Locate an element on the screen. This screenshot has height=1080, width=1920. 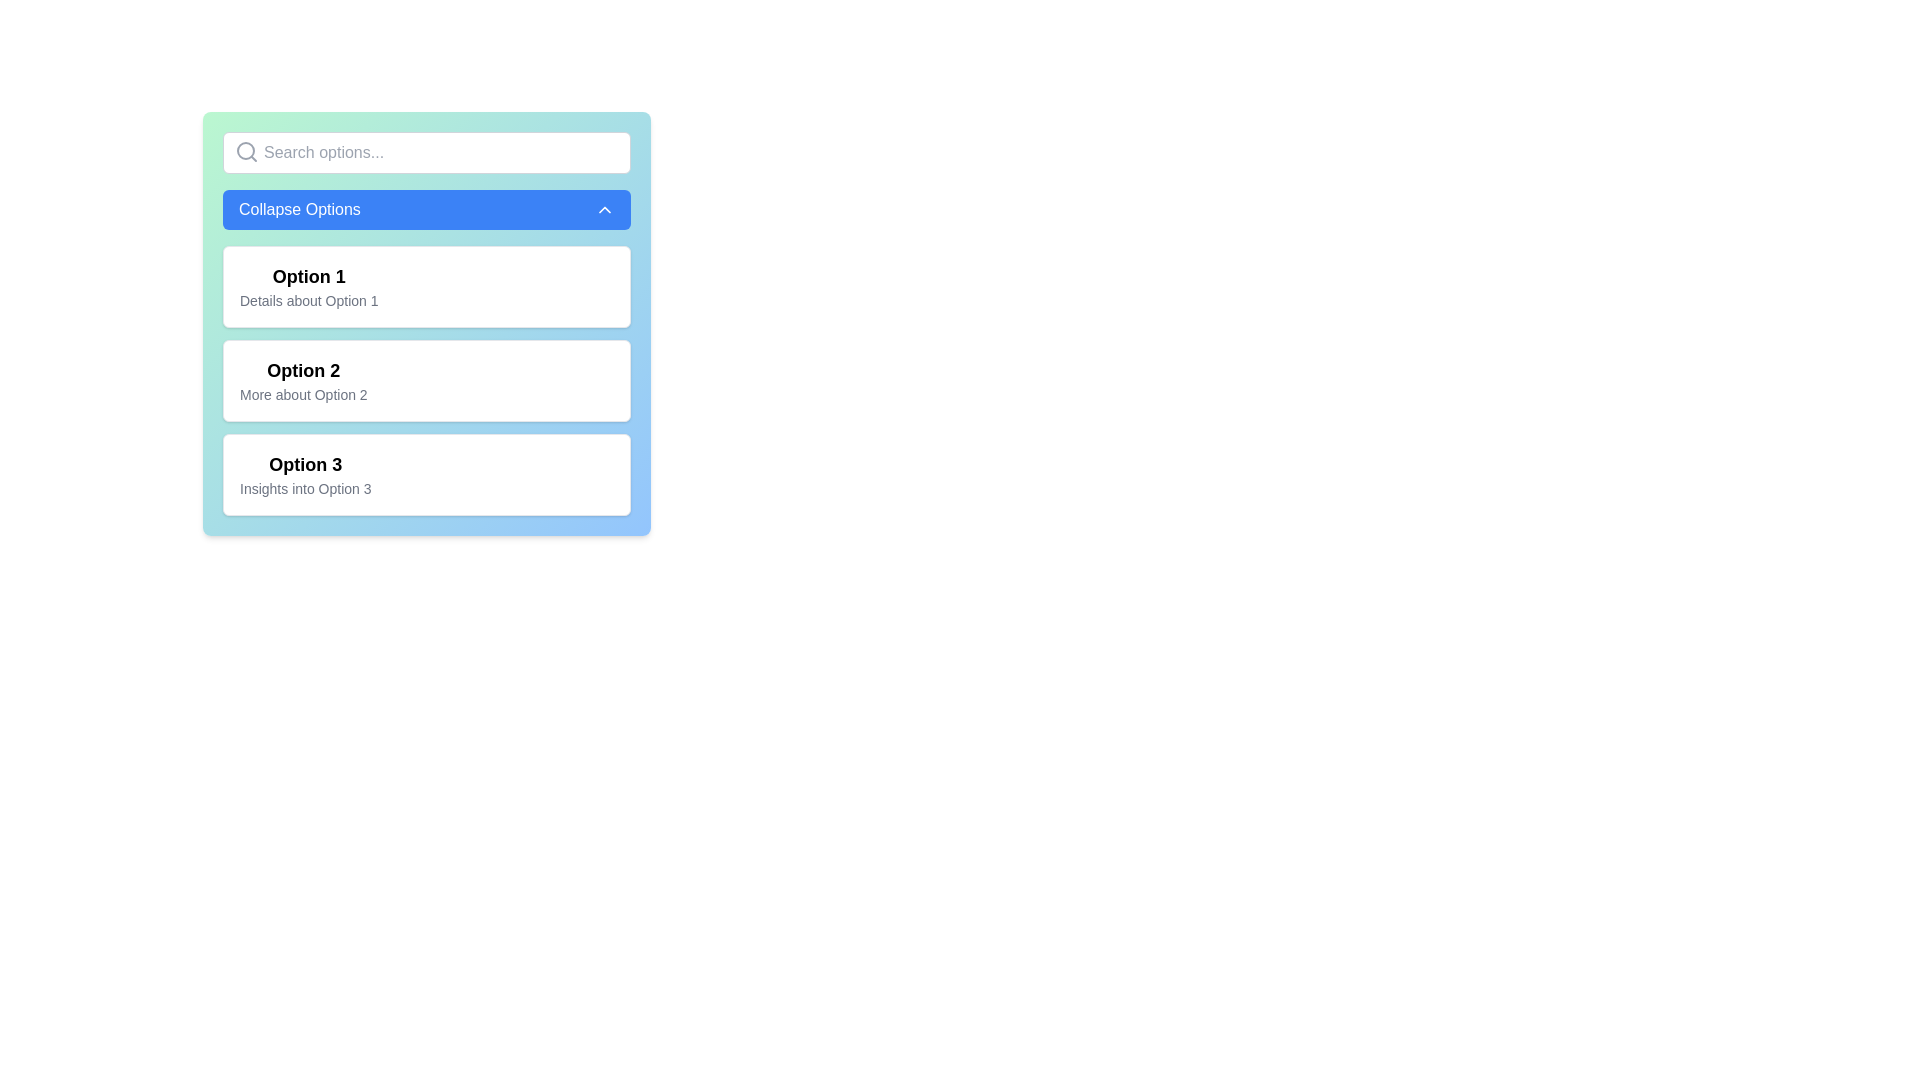
the List Item with Descriptive Text that has a bold title 'Option 3' and a gray subtitle 'Insights into Option 3', which is the third option in a vertical list is located at coordinates (304, 474).